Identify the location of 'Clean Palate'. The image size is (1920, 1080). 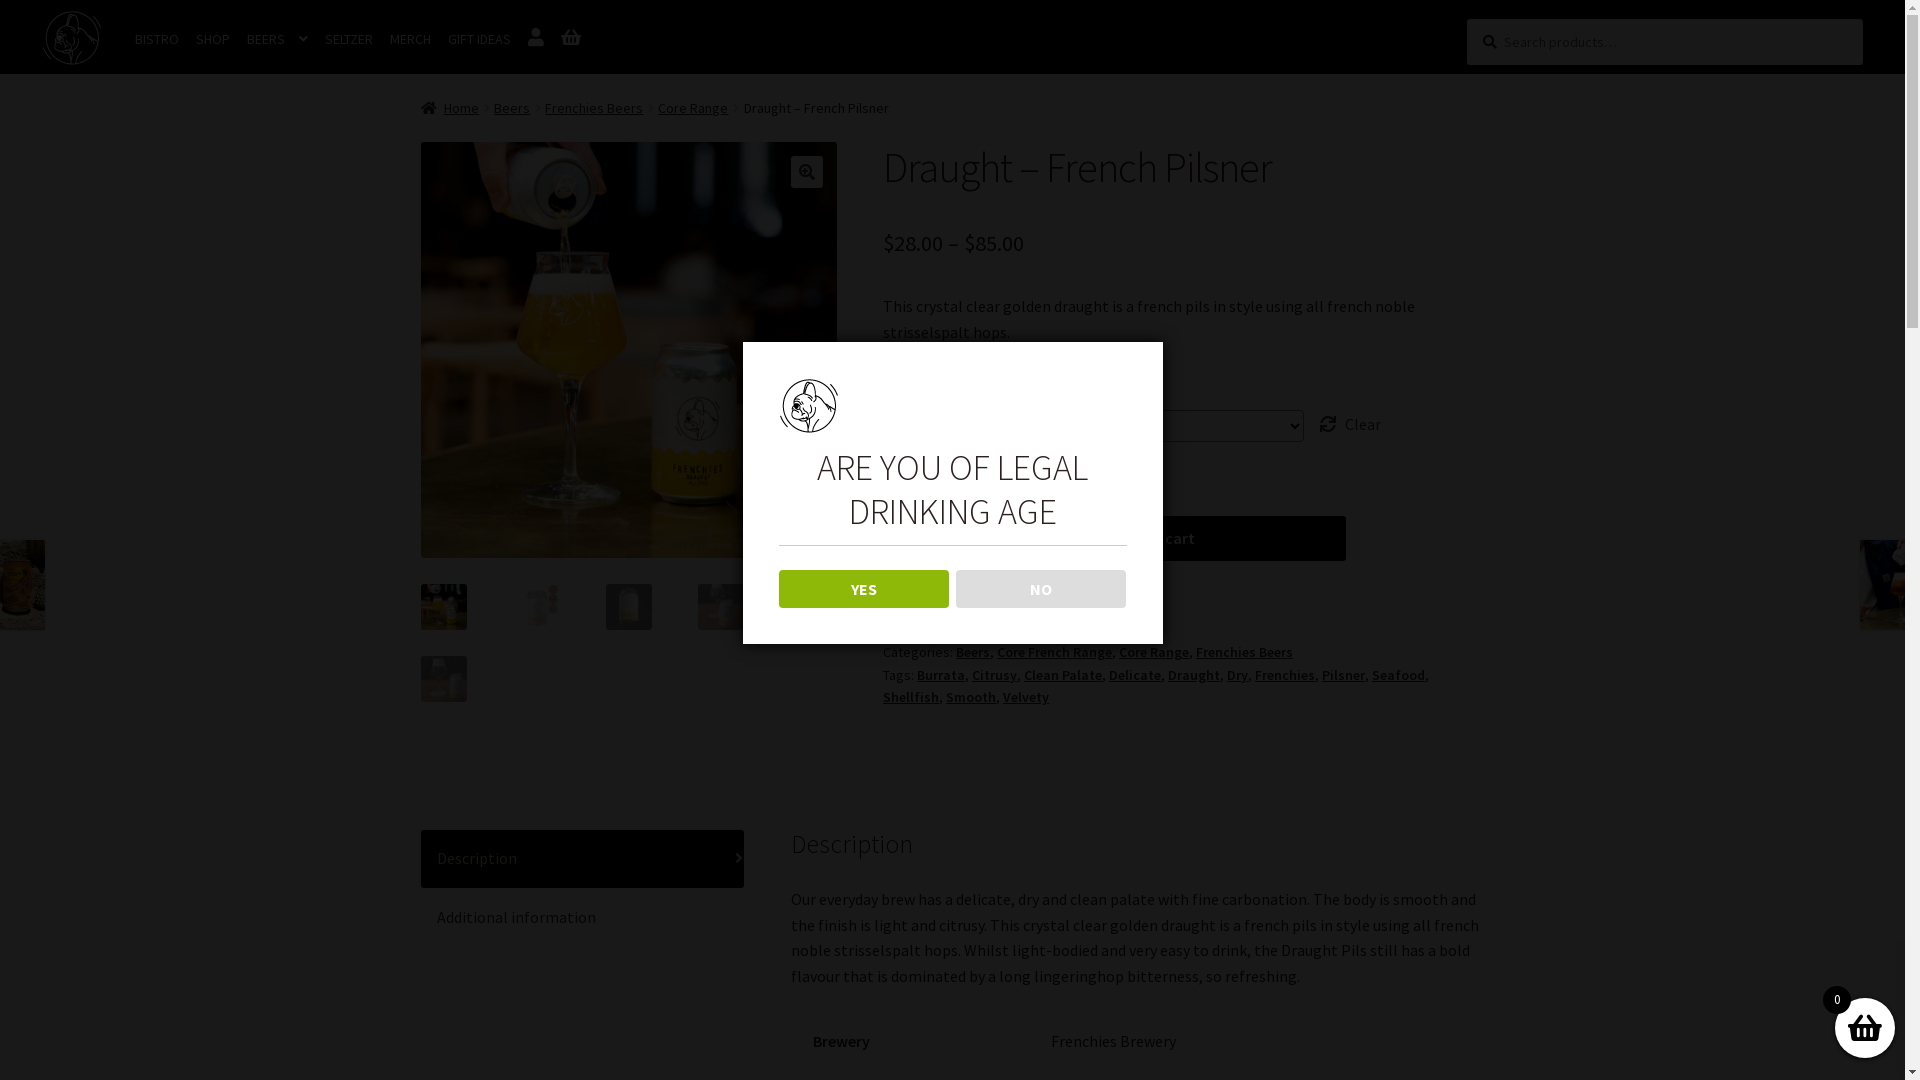
(1061, 675).